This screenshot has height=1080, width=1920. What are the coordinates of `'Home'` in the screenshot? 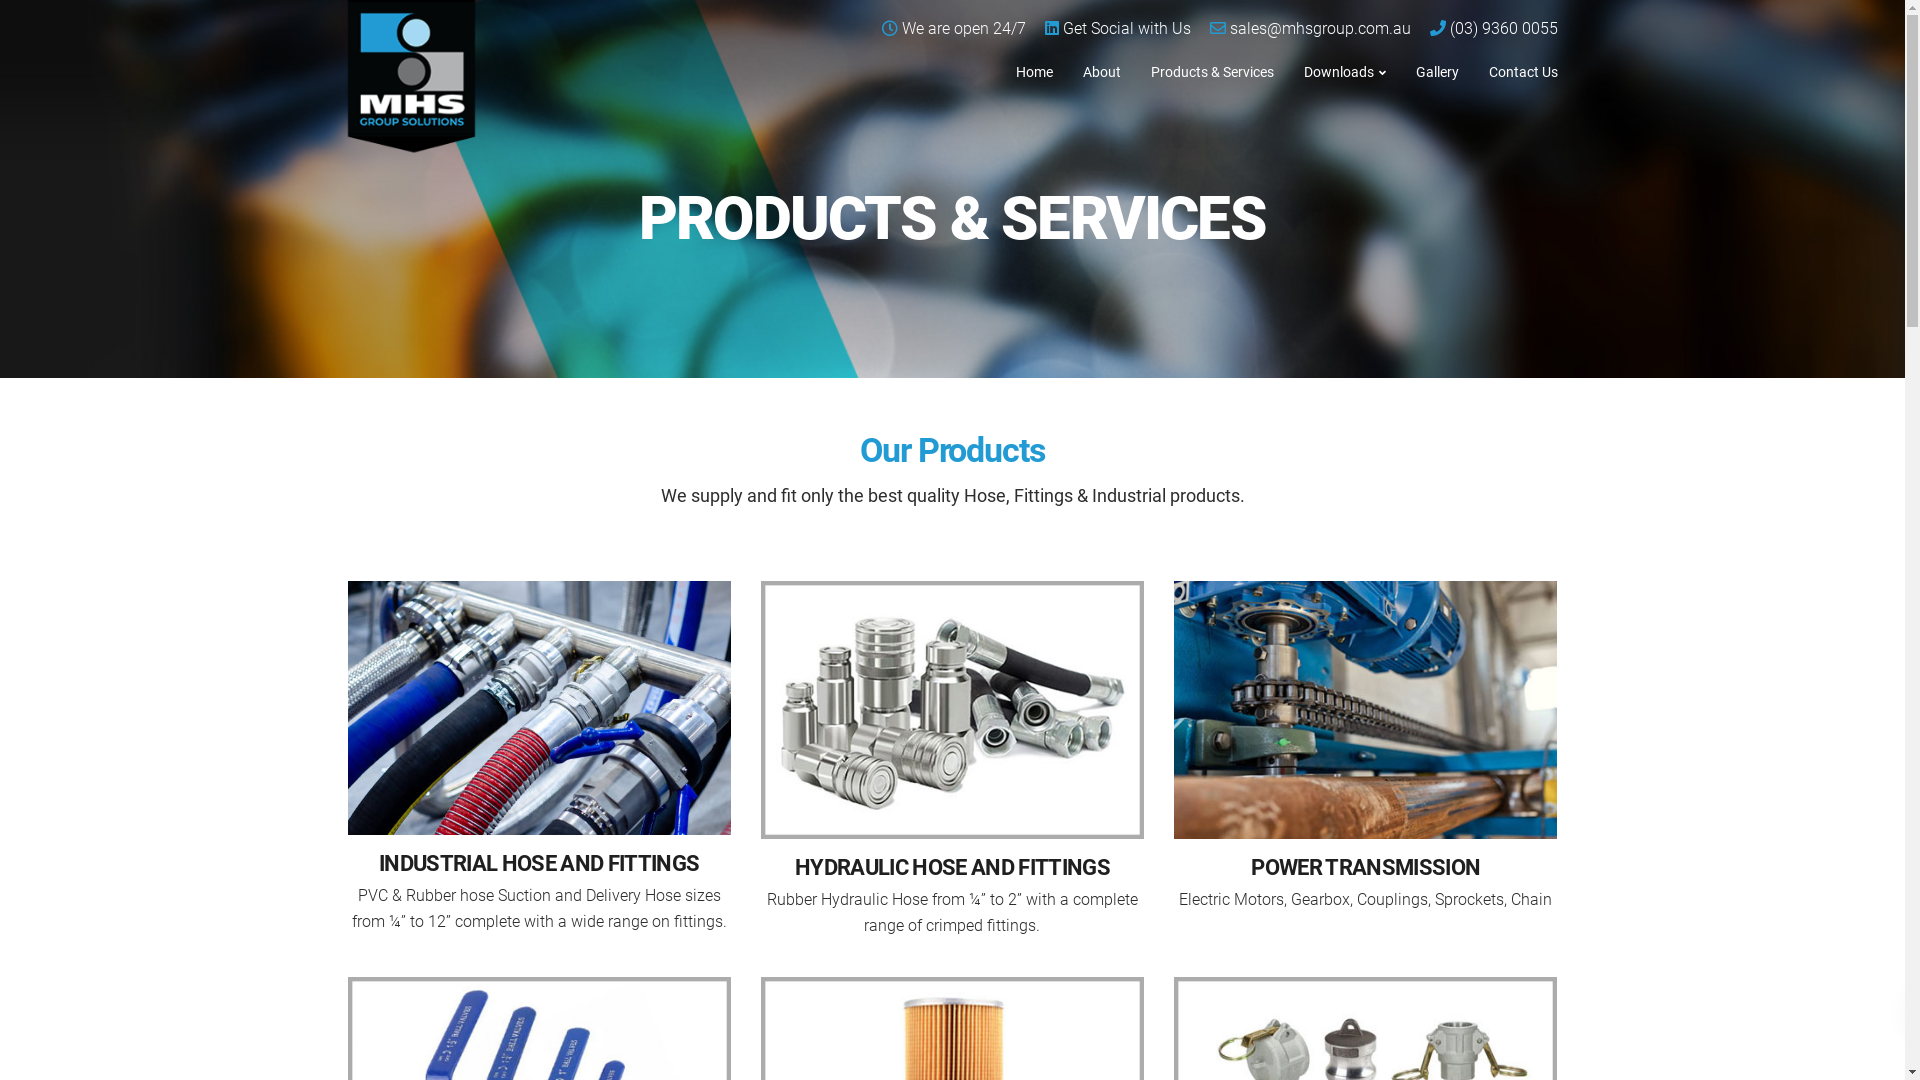 It's located at (1033, 69).